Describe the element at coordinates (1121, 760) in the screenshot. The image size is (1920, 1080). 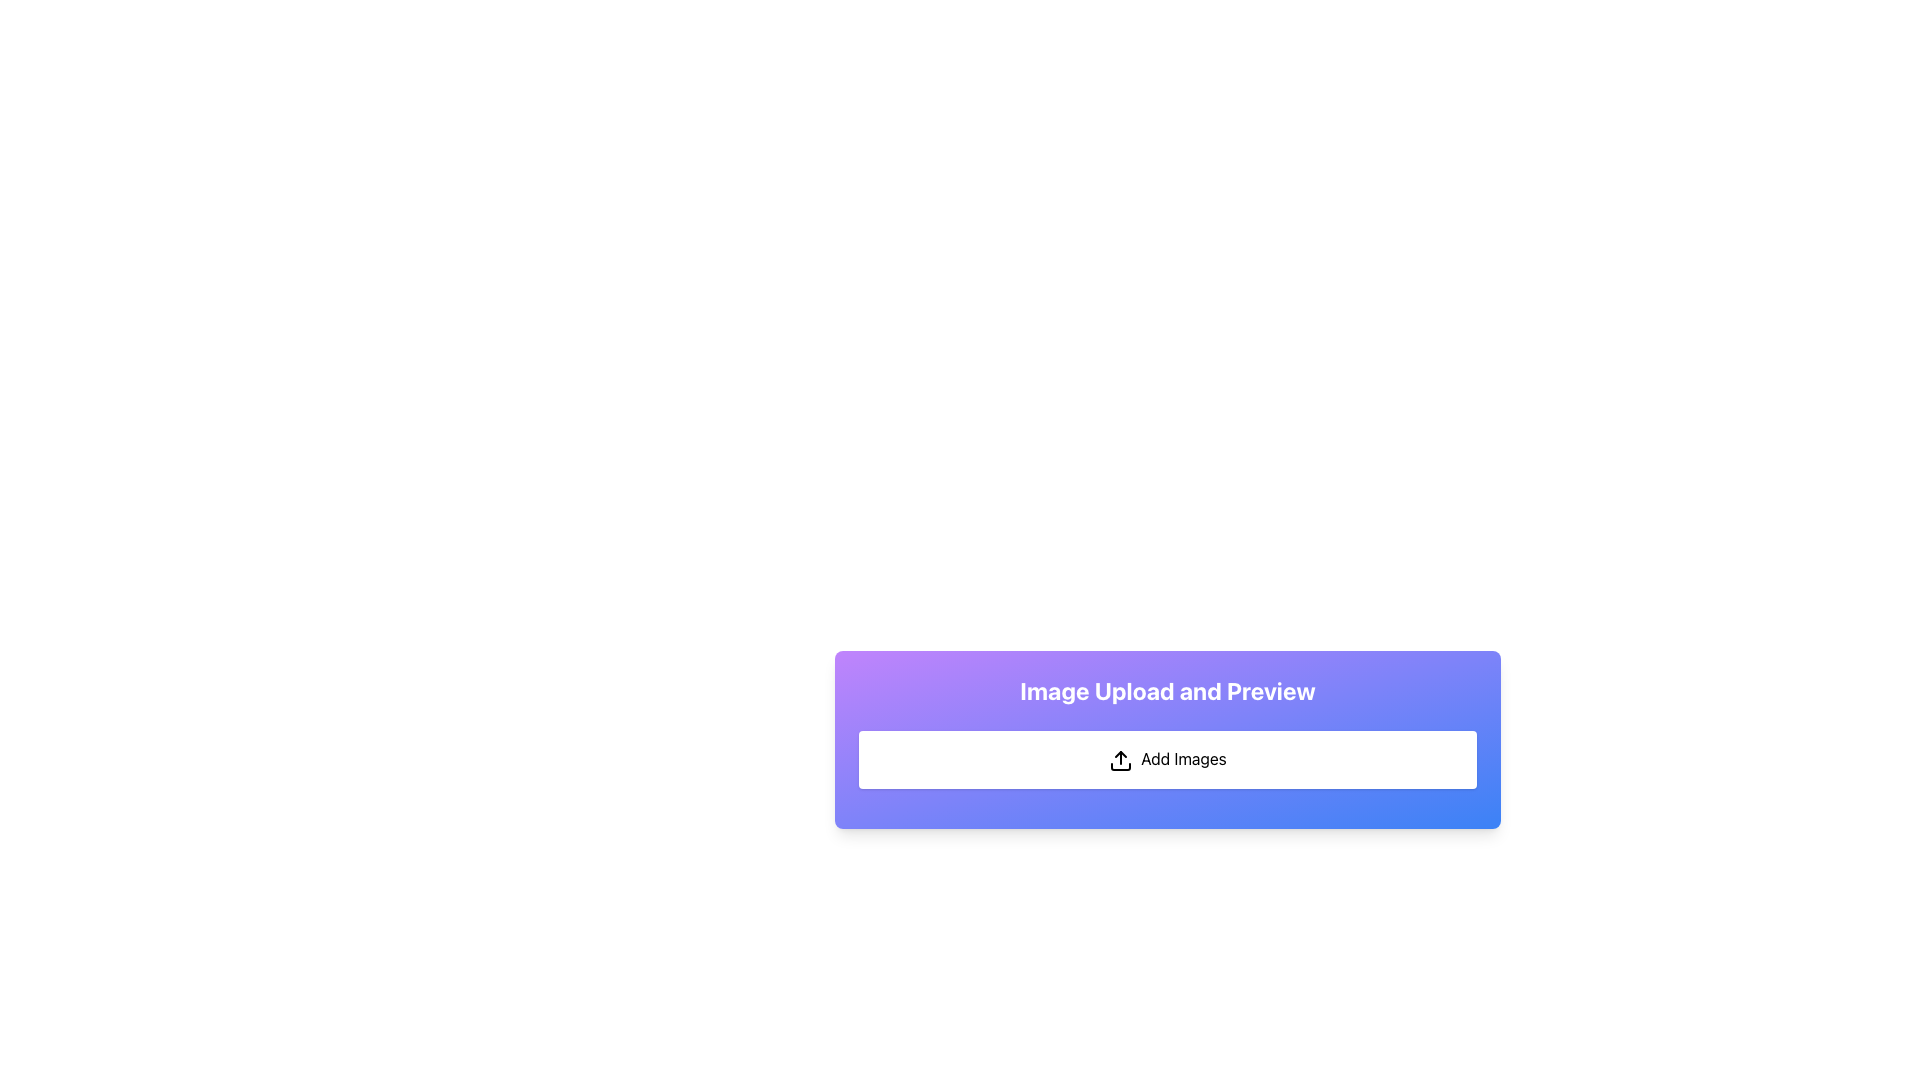
I see `the upload icon located to the left of the 'Add Images' text inside the rounded rectangular button` at that location.